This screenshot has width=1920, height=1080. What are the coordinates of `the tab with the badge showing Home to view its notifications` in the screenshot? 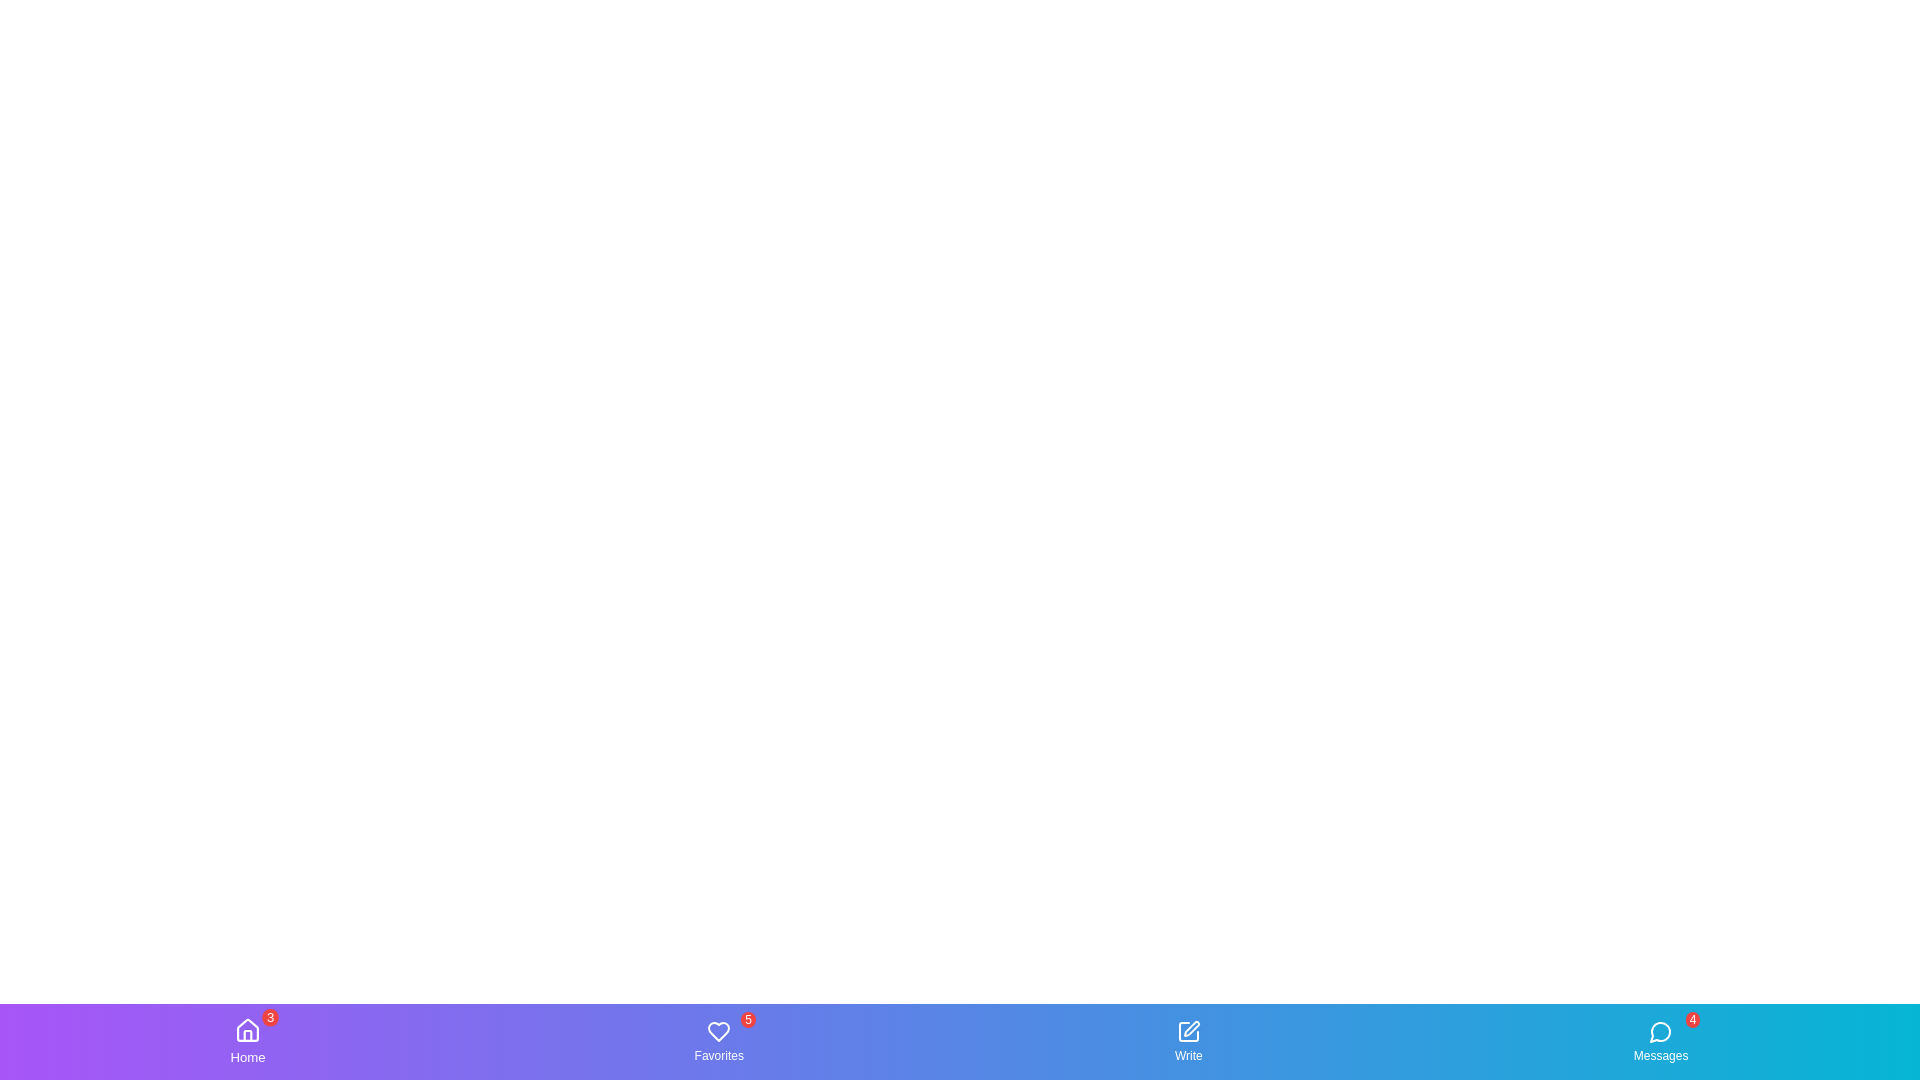 It's located at (246, 1040).